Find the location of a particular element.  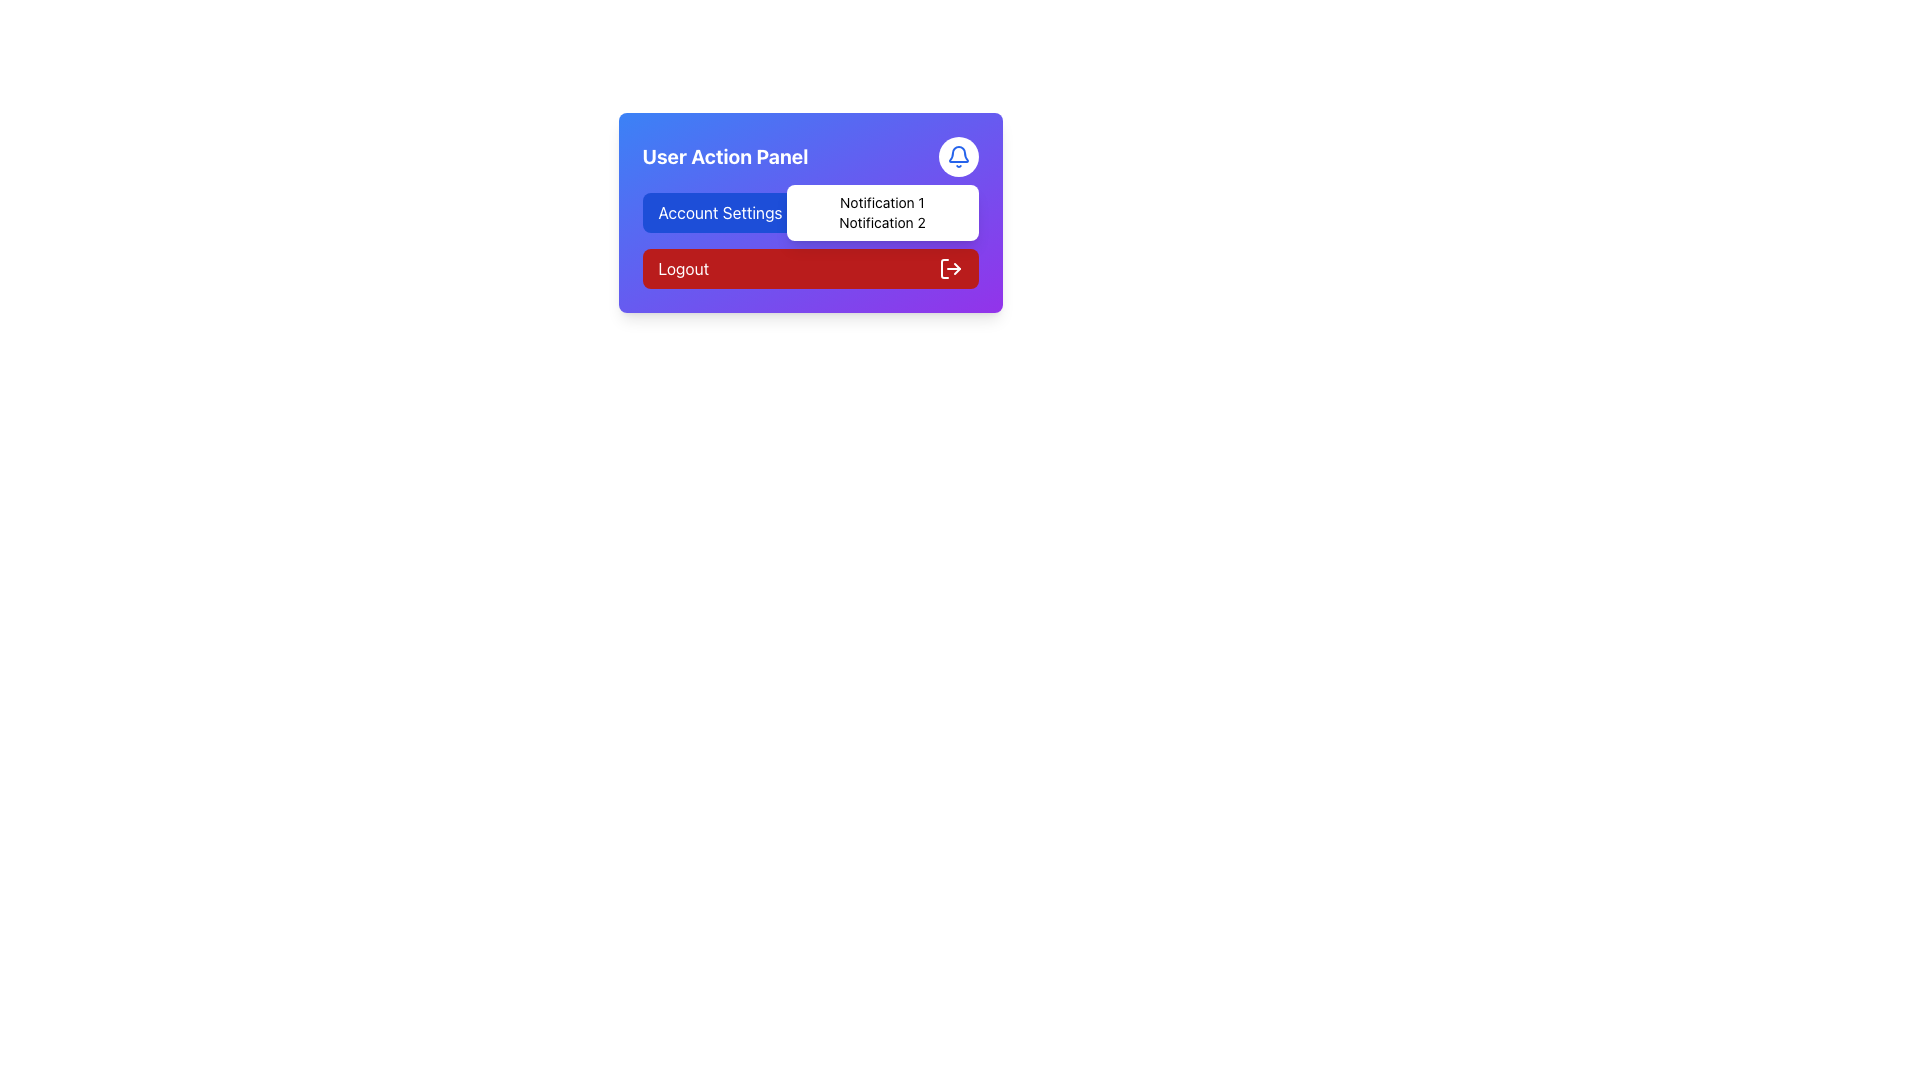

the 'Account Settings' button, which is styled in white text on a blue background and located in the 'User Action Panel', to possibly highlight or reveal additional information is located at coordinates (720, 212).